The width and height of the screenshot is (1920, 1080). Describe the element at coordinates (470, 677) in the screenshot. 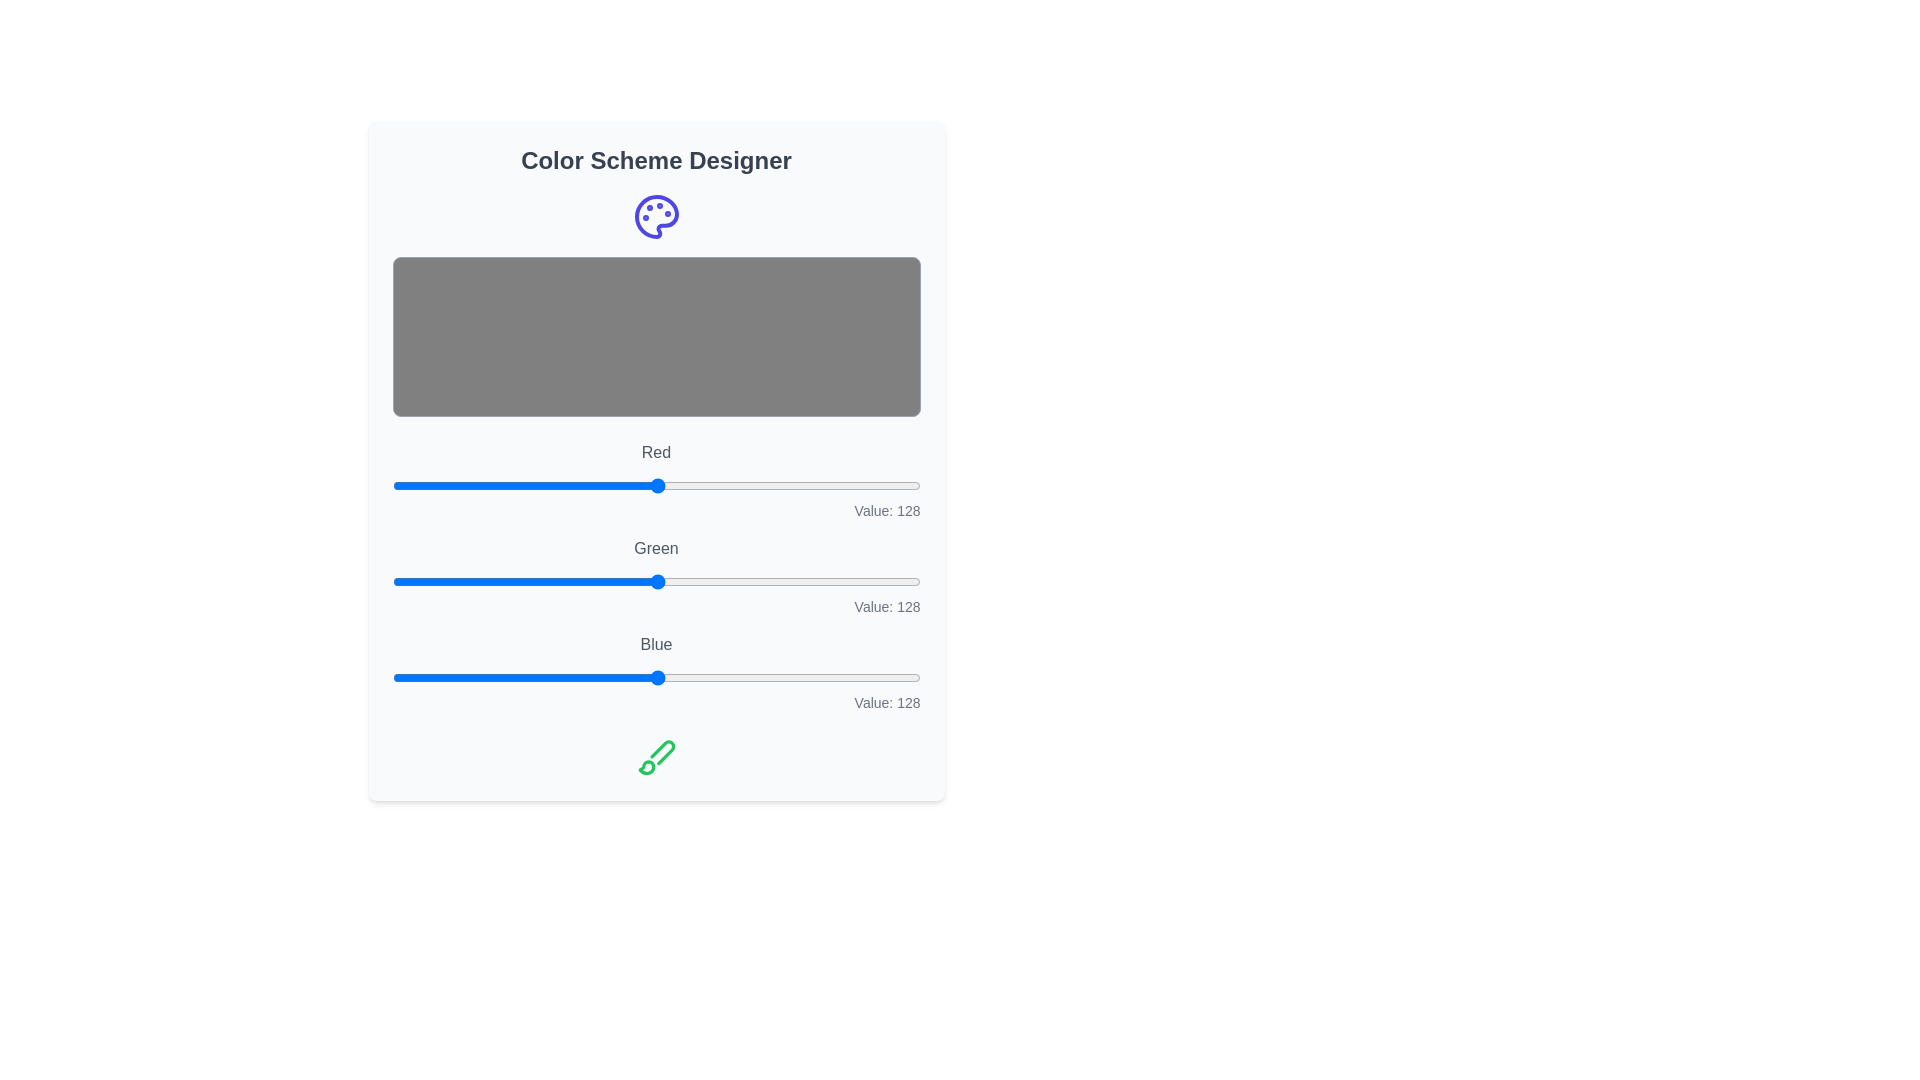

I see `the slider value` at that location.